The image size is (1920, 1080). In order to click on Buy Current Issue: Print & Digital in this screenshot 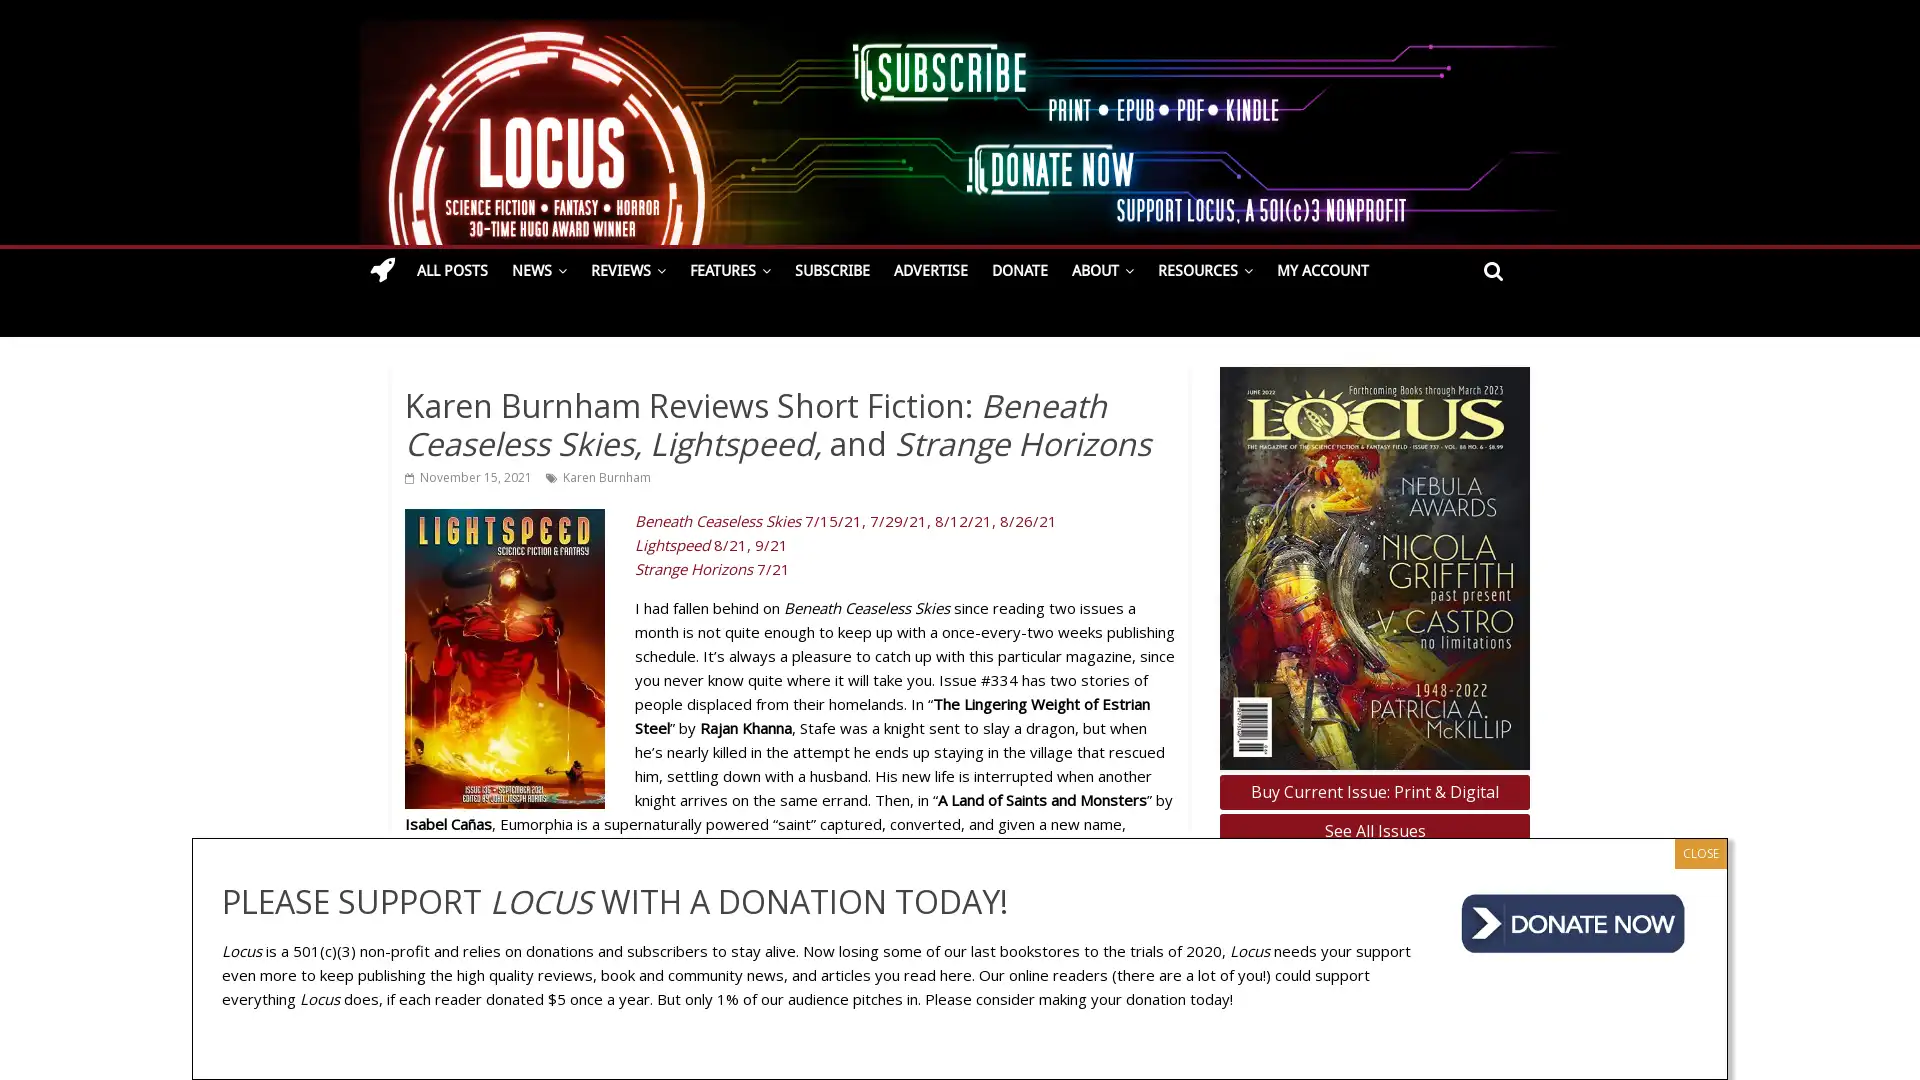, I will do `click(1373, 790)`.